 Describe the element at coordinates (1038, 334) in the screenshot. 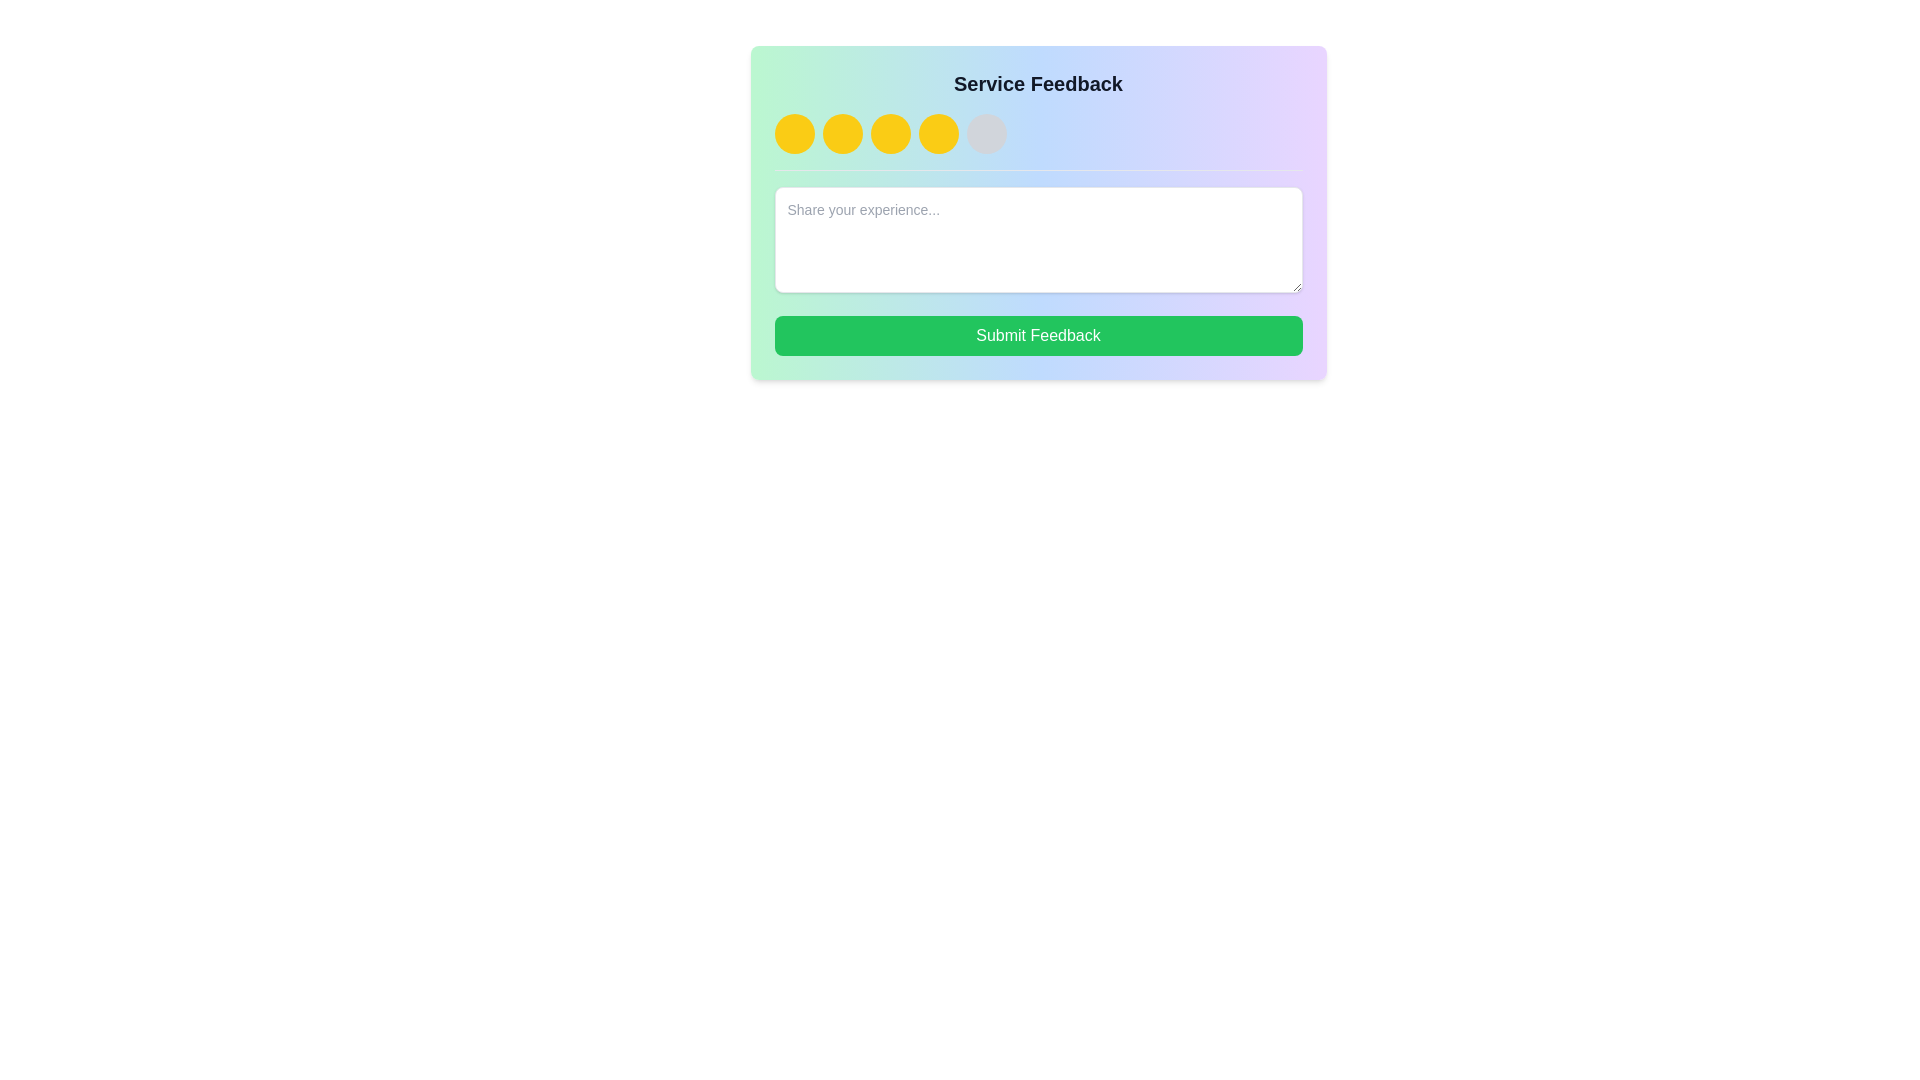

I see `the 'Submit Feedback' button located below the text input area` at that location.